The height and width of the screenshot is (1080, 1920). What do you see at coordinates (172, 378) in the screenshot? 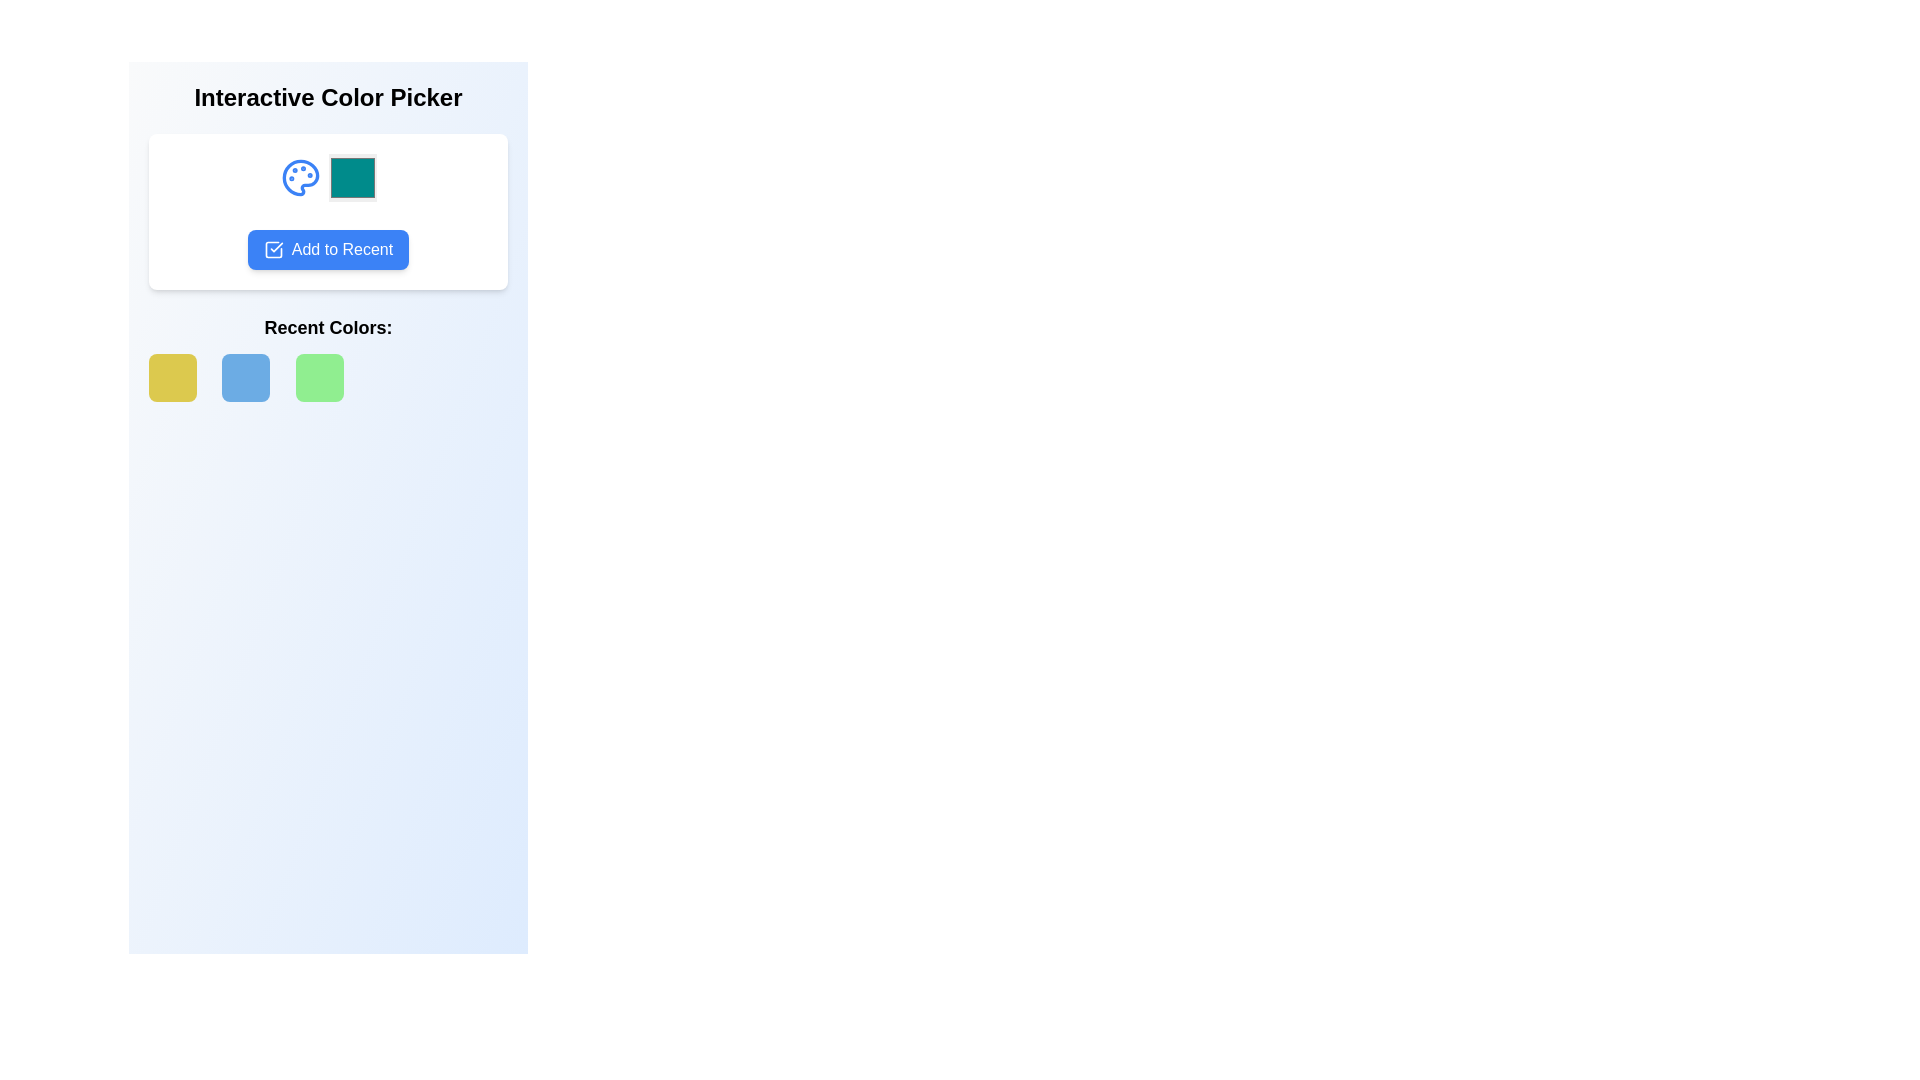
I see `the first color tile` at bounding box center [172, 378].